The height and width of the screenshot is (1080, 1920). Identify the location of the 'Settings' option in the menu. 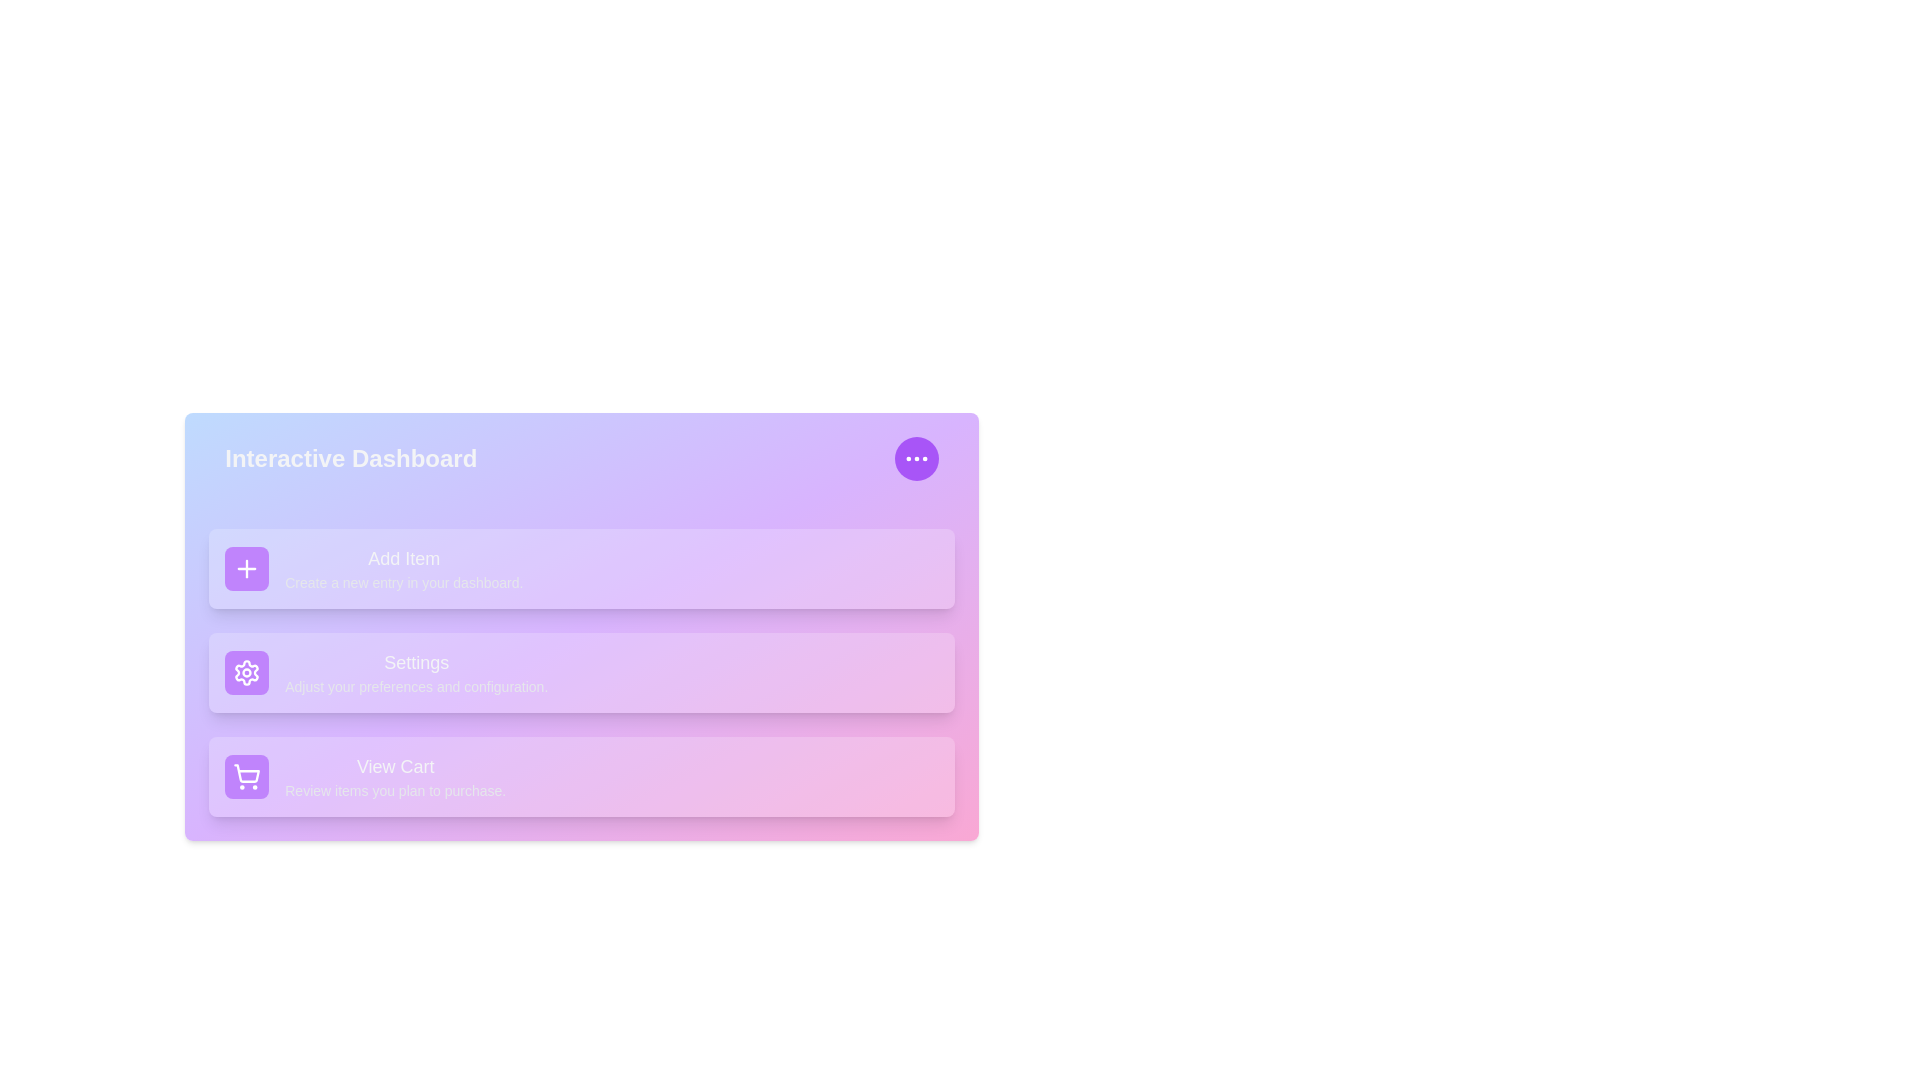
(580, 672).